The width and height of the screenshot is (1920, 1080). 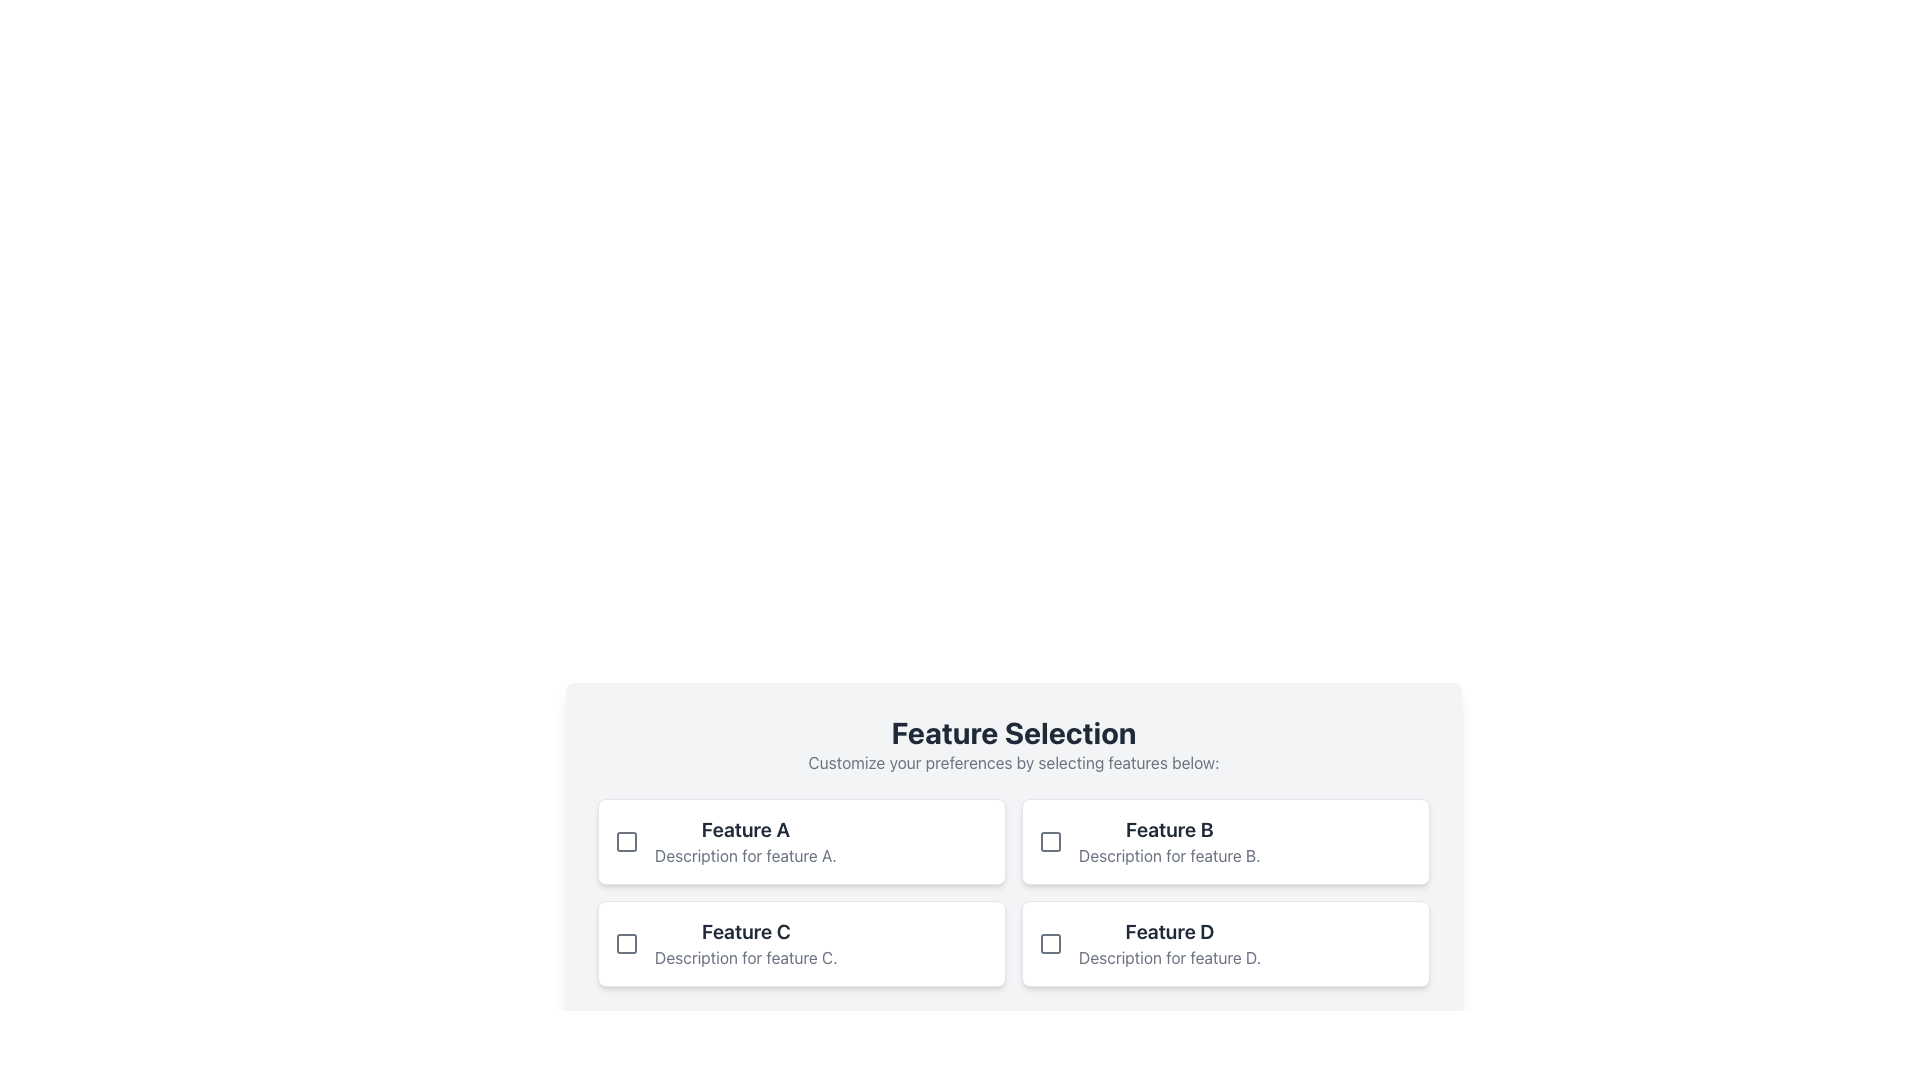 I want to click on the Header titled 'Feature Selection' which contains the subtitle 'Customize your preferences by selecting features below:', so click(x=1013, y=744).